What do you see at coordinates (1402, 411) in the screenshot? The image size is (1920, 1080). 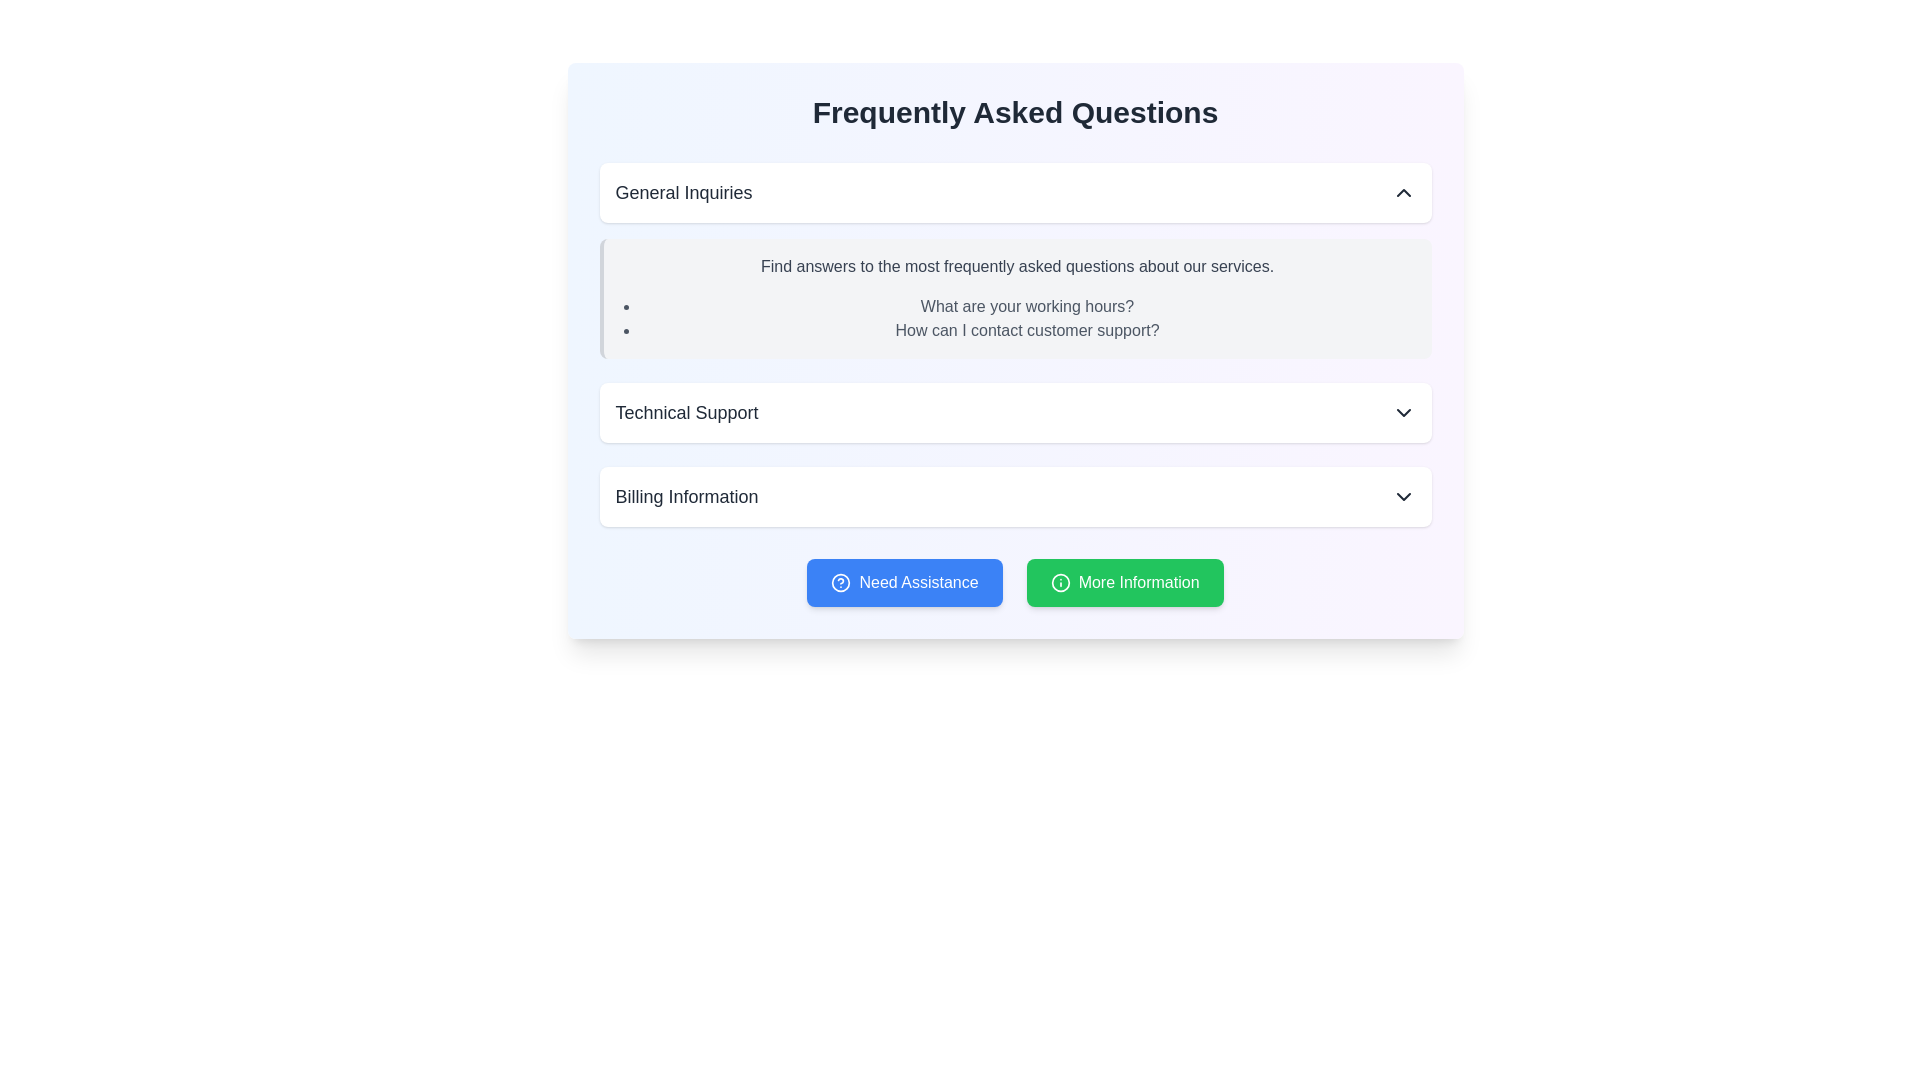 I see `the dropdown indicator icon located at the far right corner of the 'Technical Support' section` at bounding box center [1402, 411].